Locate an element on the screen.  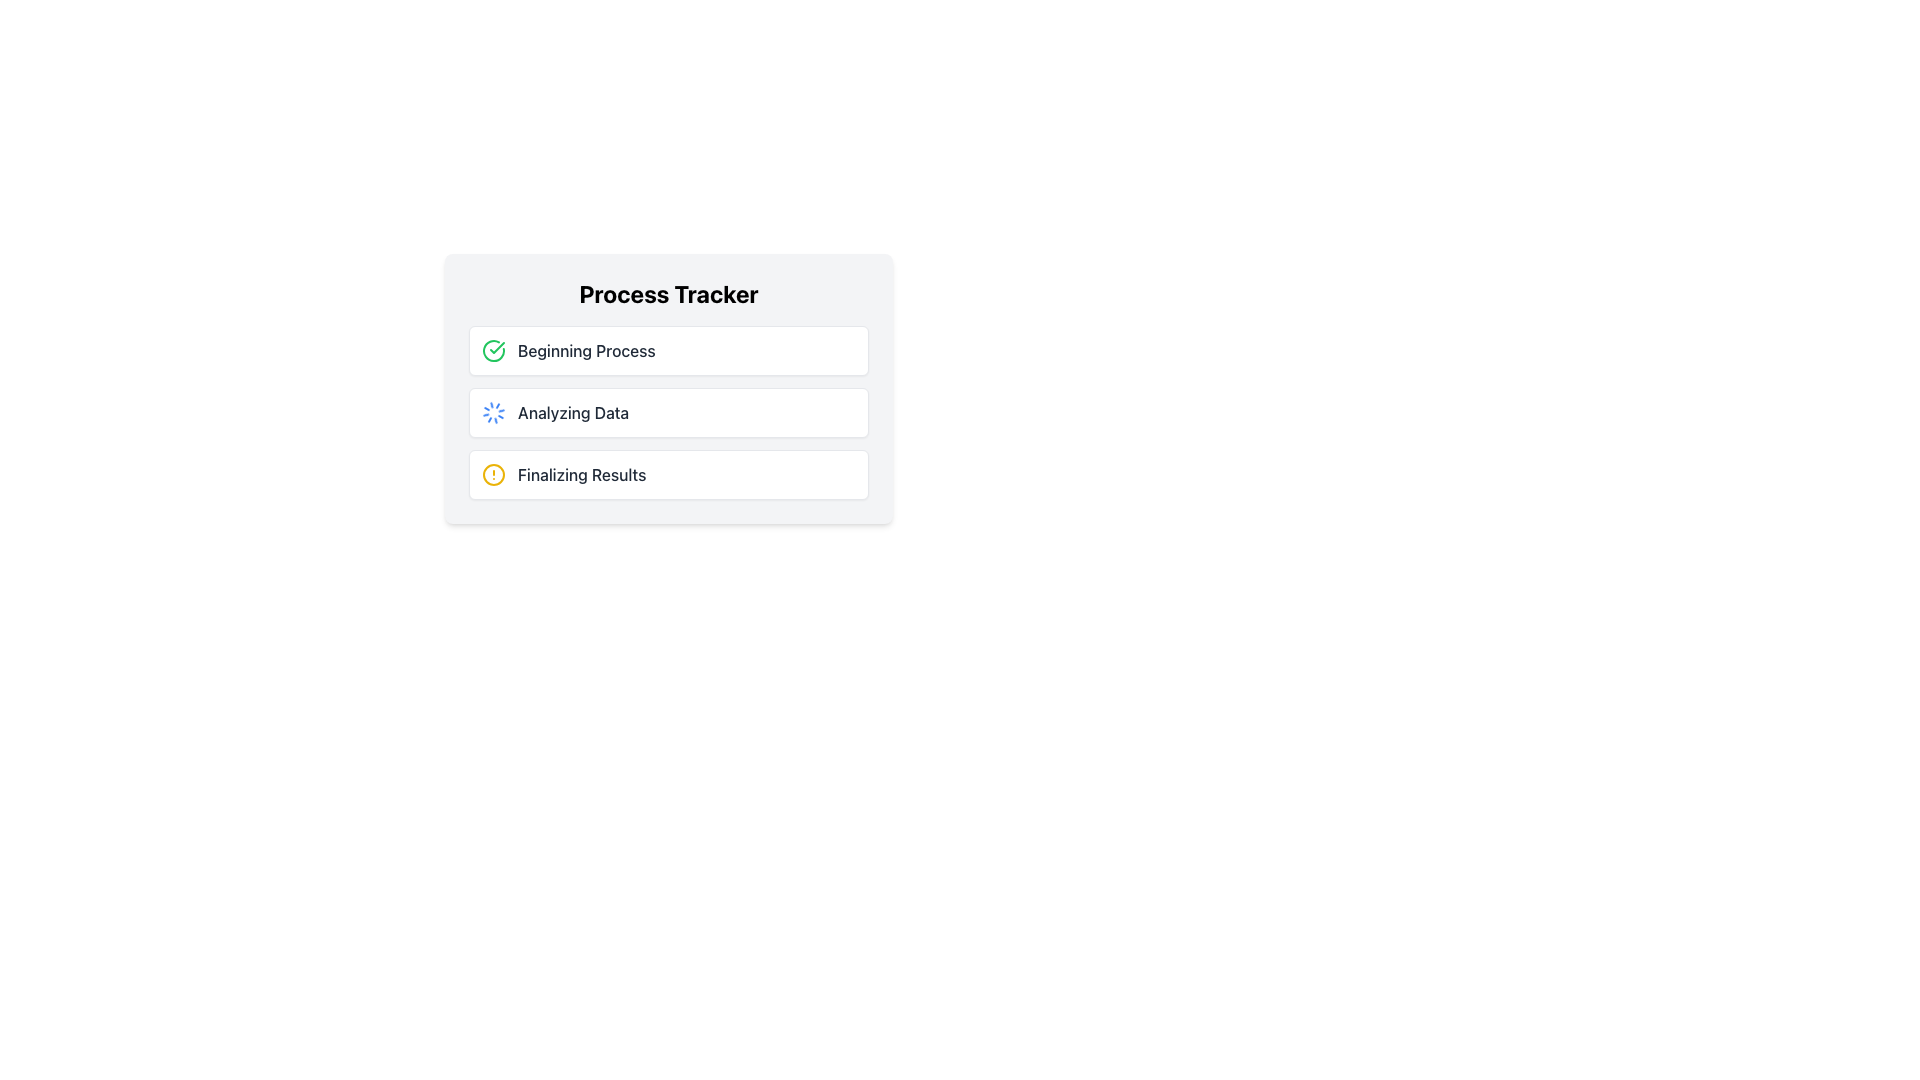
the title label located at the top-center of the panel which categorizes the section containing information such as 'Beginning Process', 'Analyzing Data', and 'Finalizing Results' is located at coordinates (668, 293).